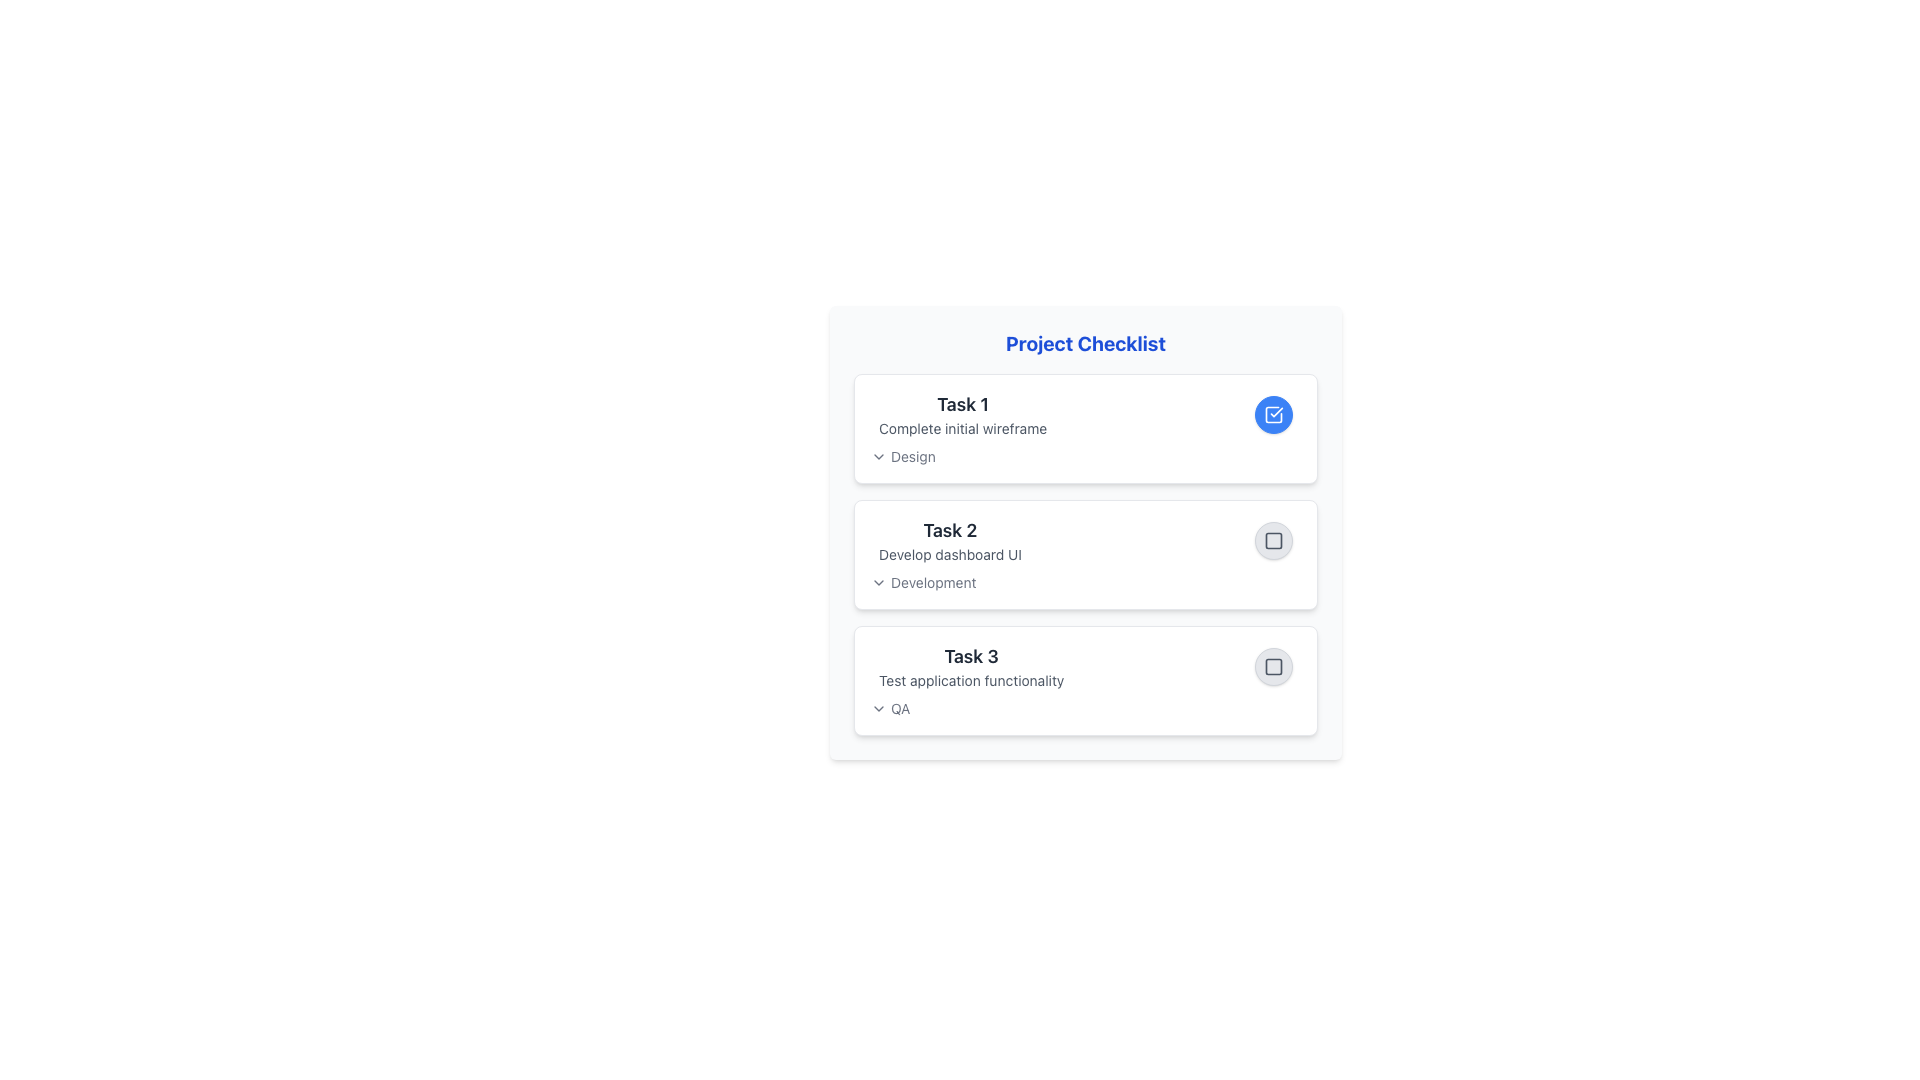 The height and width of the screenshot is (1080, 1920). What do you see at coordinates (949, 555) in the screenshot?
I see `the text label displaying 'Develop dashboard UI', which is located underneath the title 'Task 2' in a checklist interface` at bounding box center [949, 555].